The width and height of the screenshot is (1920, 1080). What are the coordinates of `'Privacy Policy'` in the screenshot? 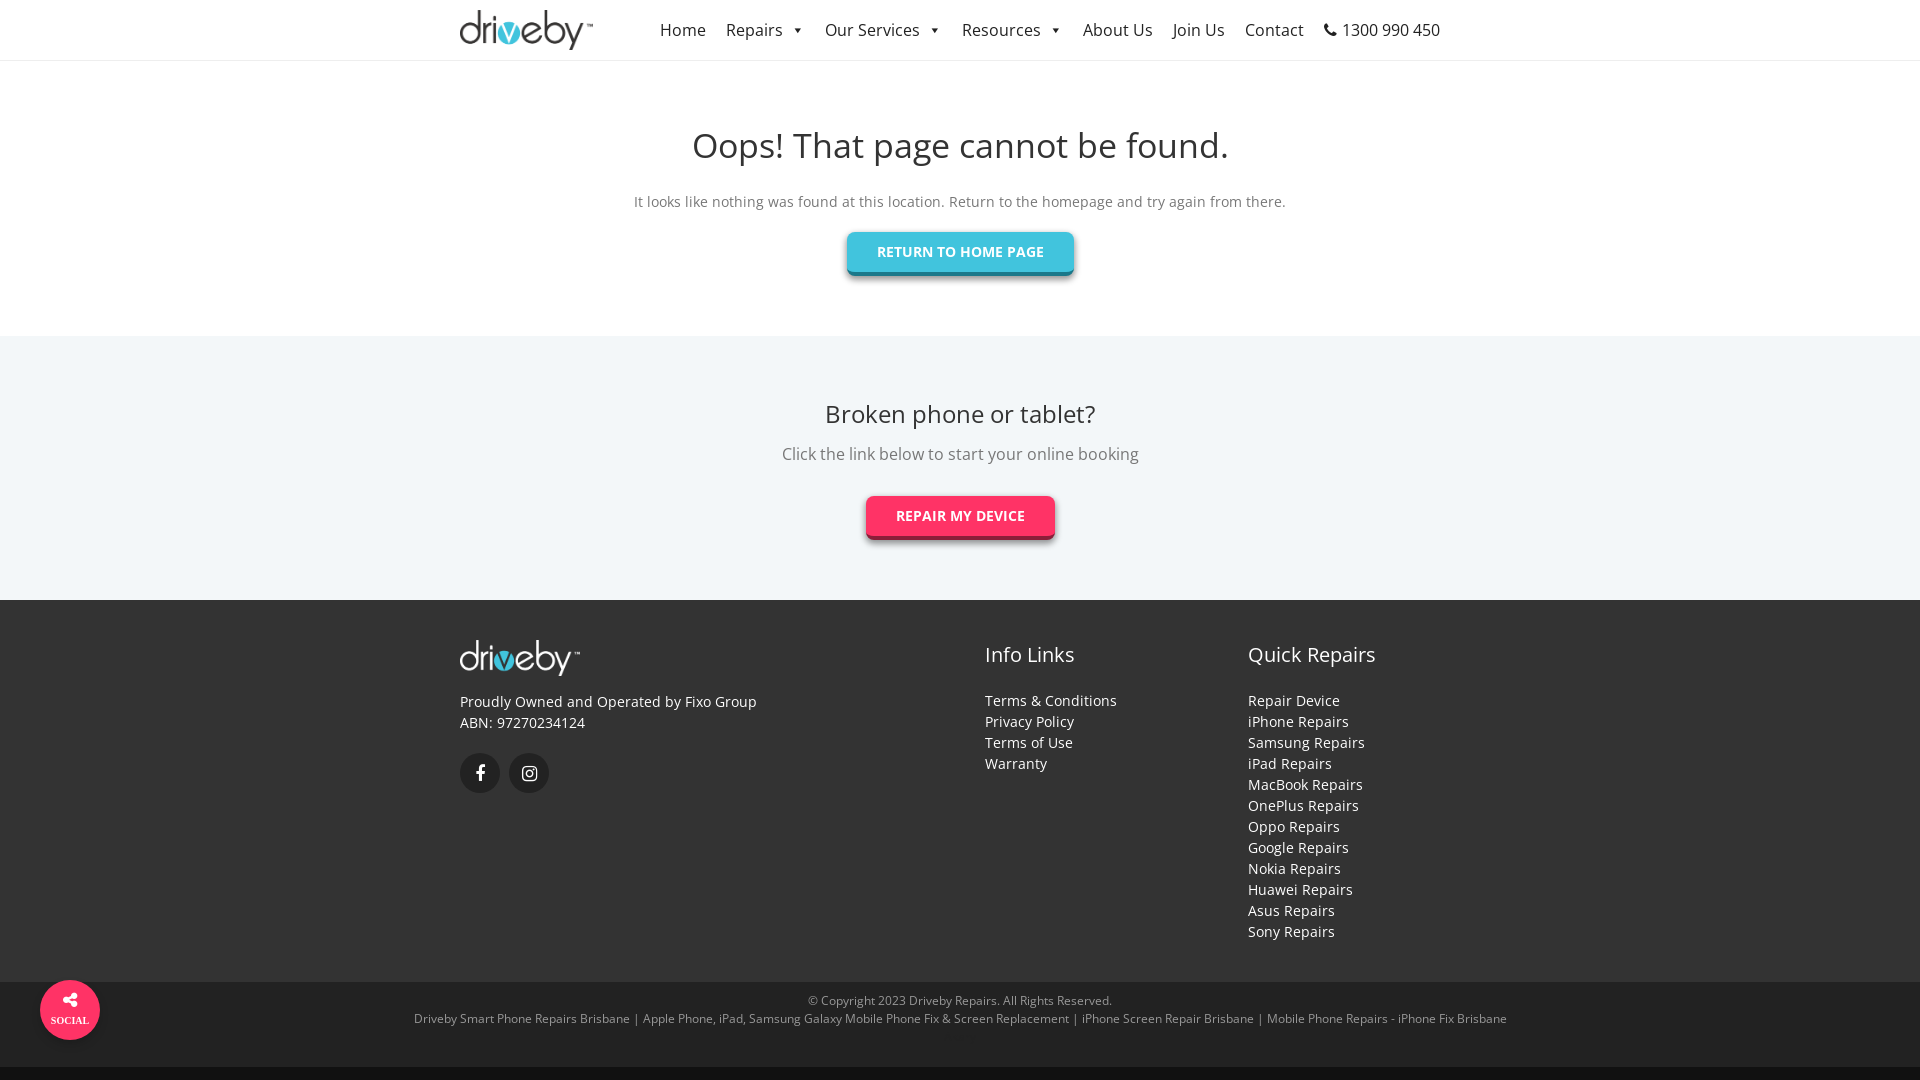 It's located at (1029, 721).